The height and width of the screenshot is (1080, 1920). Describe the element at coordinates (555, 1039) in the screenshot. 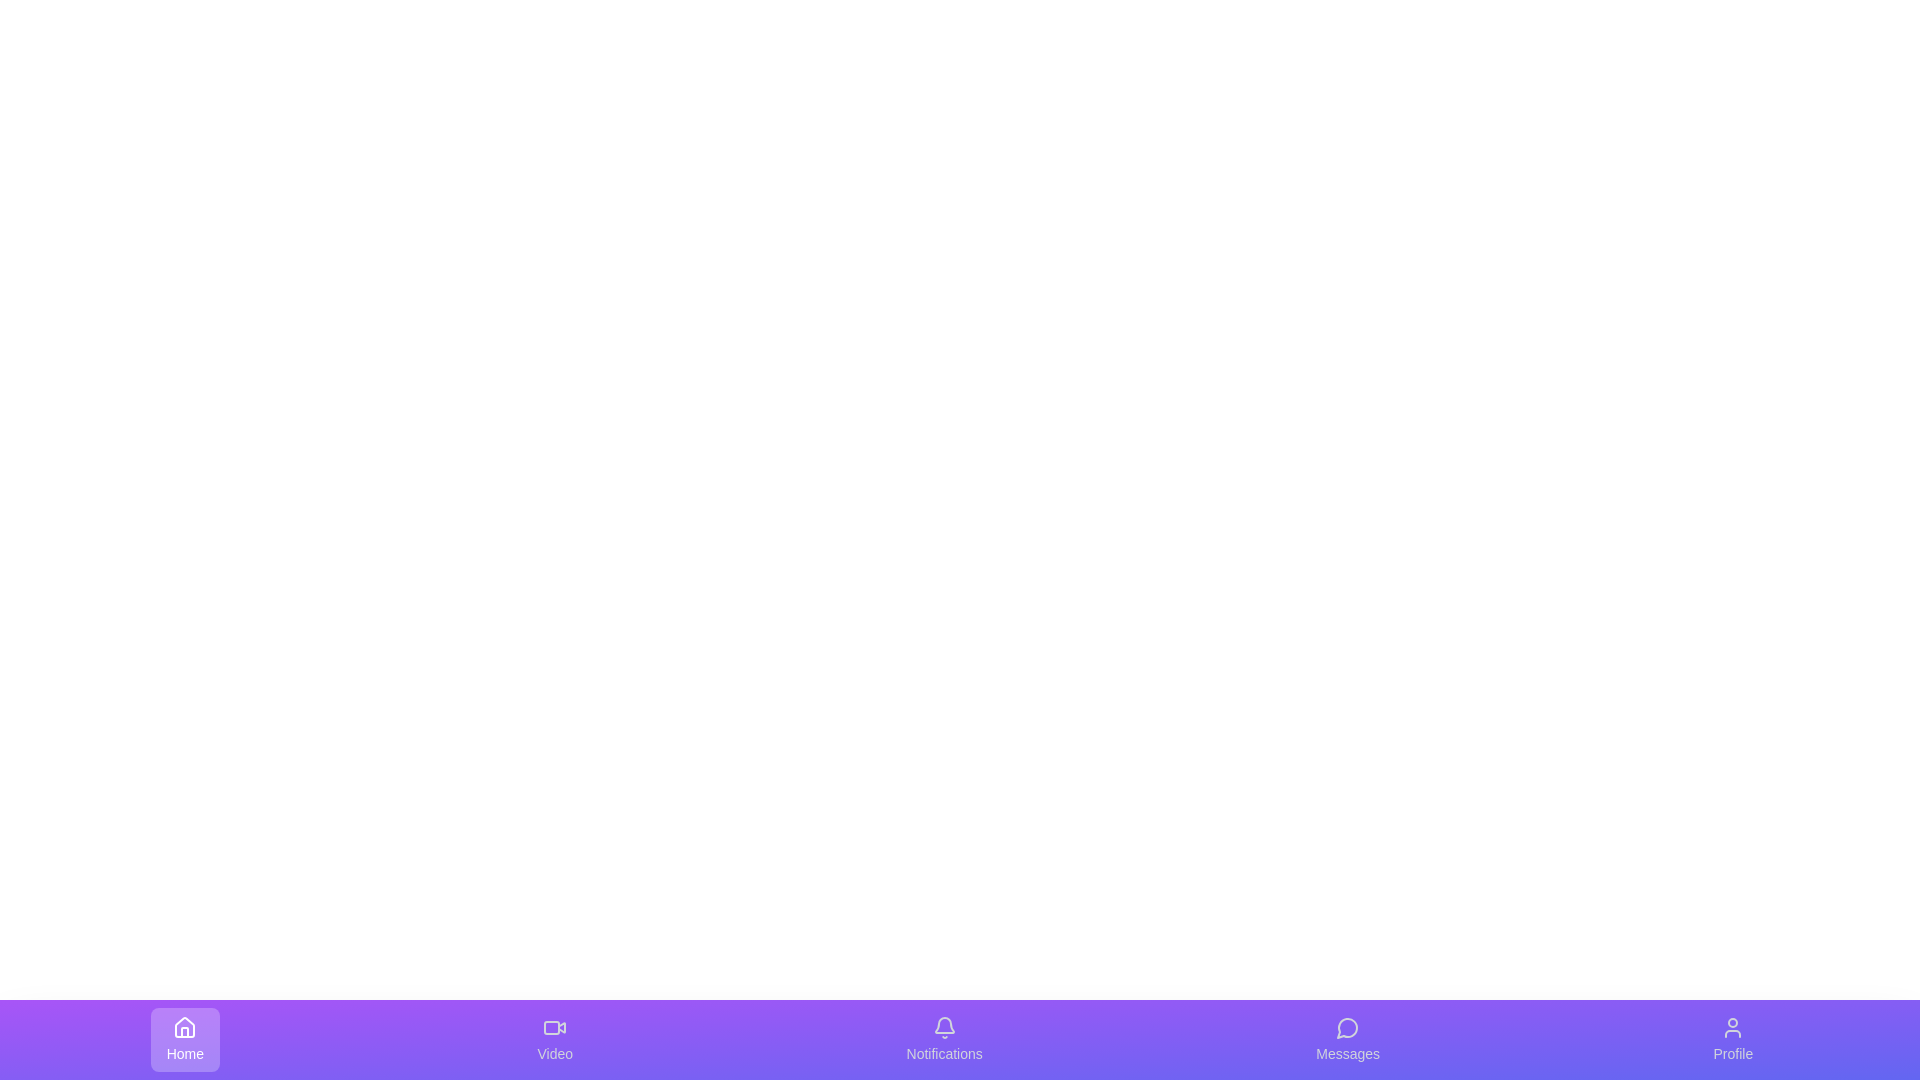

I see `the icon for Video to trigger visual feedback` at that location.